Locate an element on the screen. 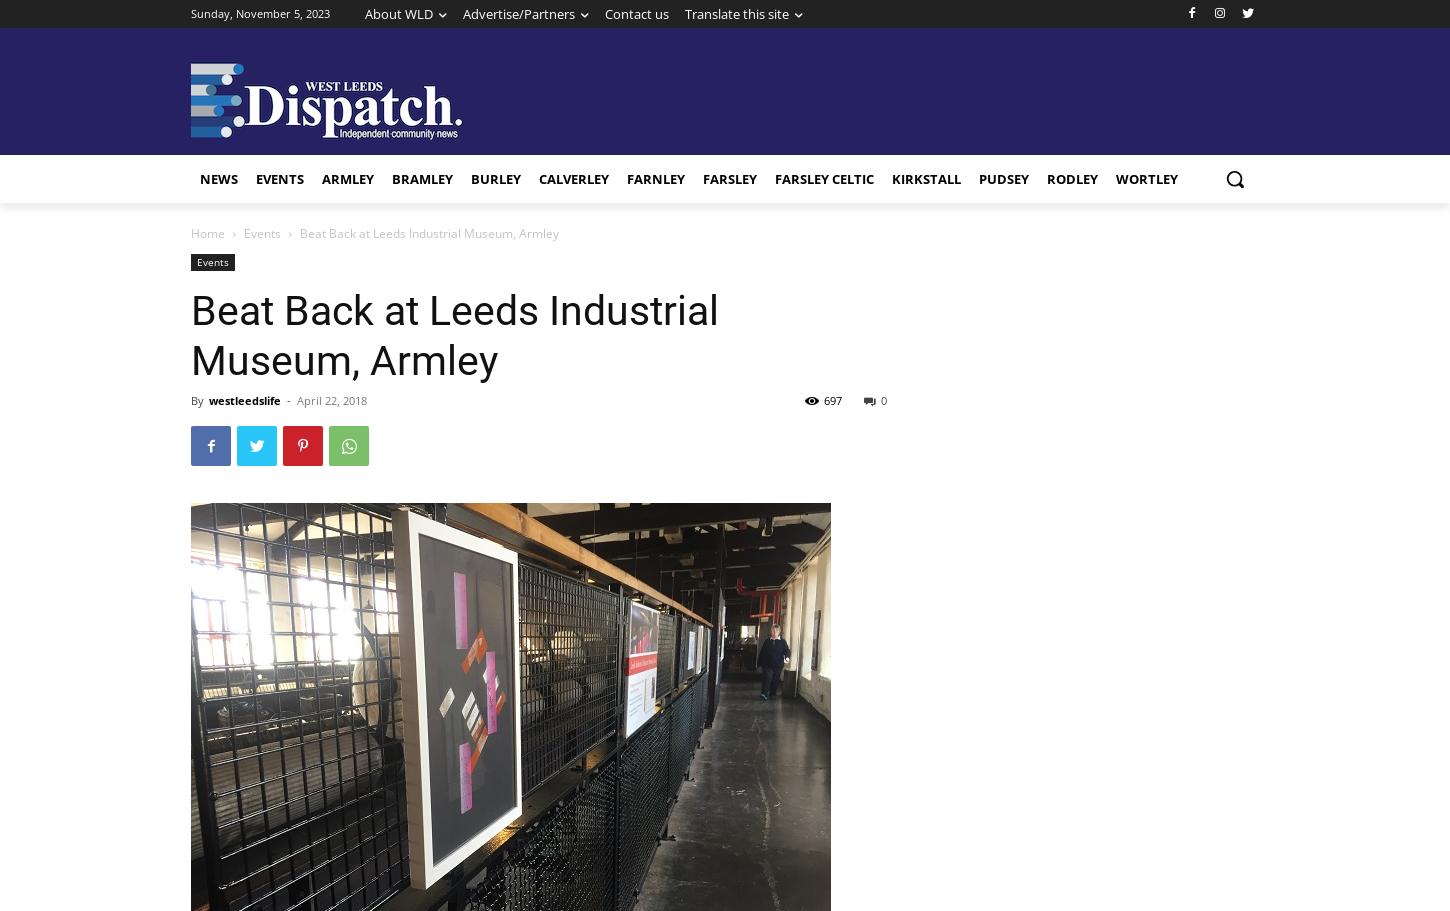 The width and height of the screenshot is (1450, 911). 'Armley' is located at coordinates (322, 178).